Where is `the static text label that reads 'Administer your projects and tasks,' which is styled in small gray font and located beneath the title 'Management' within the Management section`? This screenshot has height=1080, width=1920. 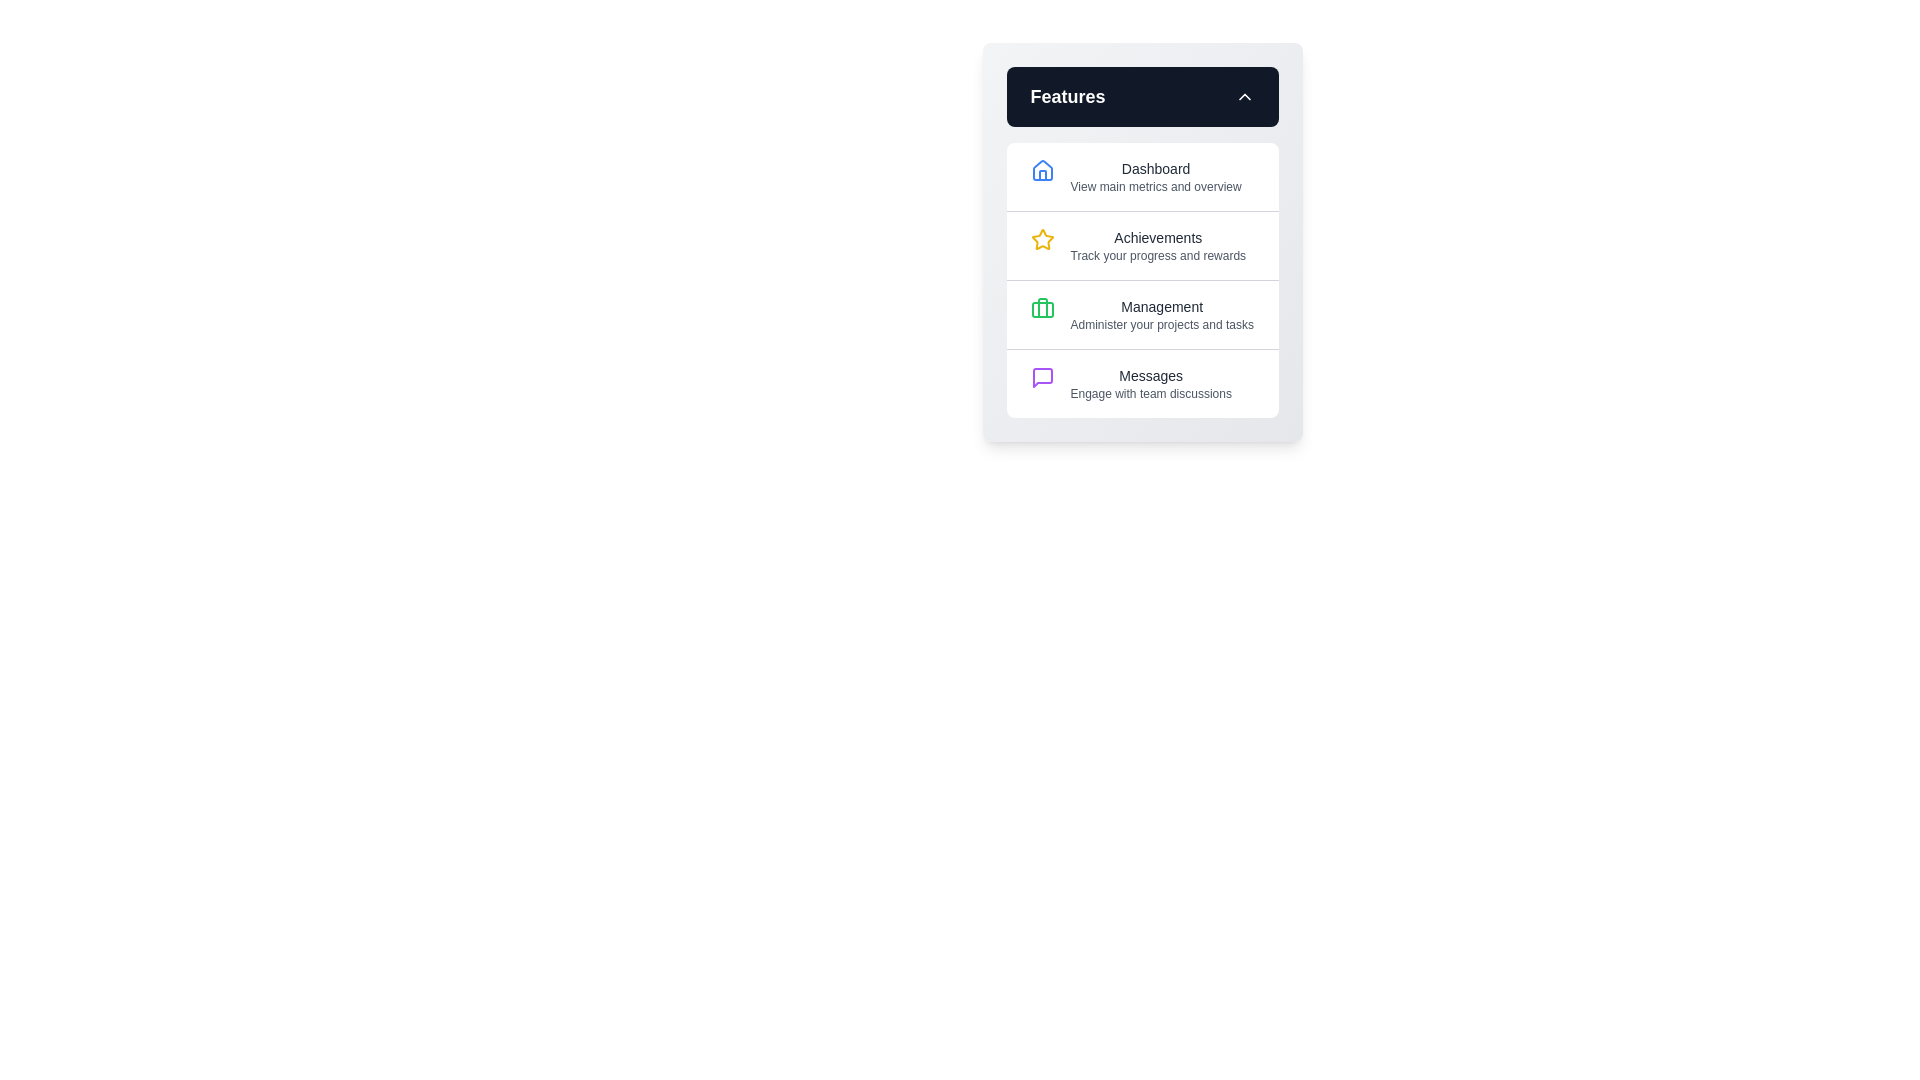 the static text label that reads 'Administer your projects and tasks,' which is styled in small gray font and located beneath the title 'Management' within the Management section is located at coordinates (1162, 323).